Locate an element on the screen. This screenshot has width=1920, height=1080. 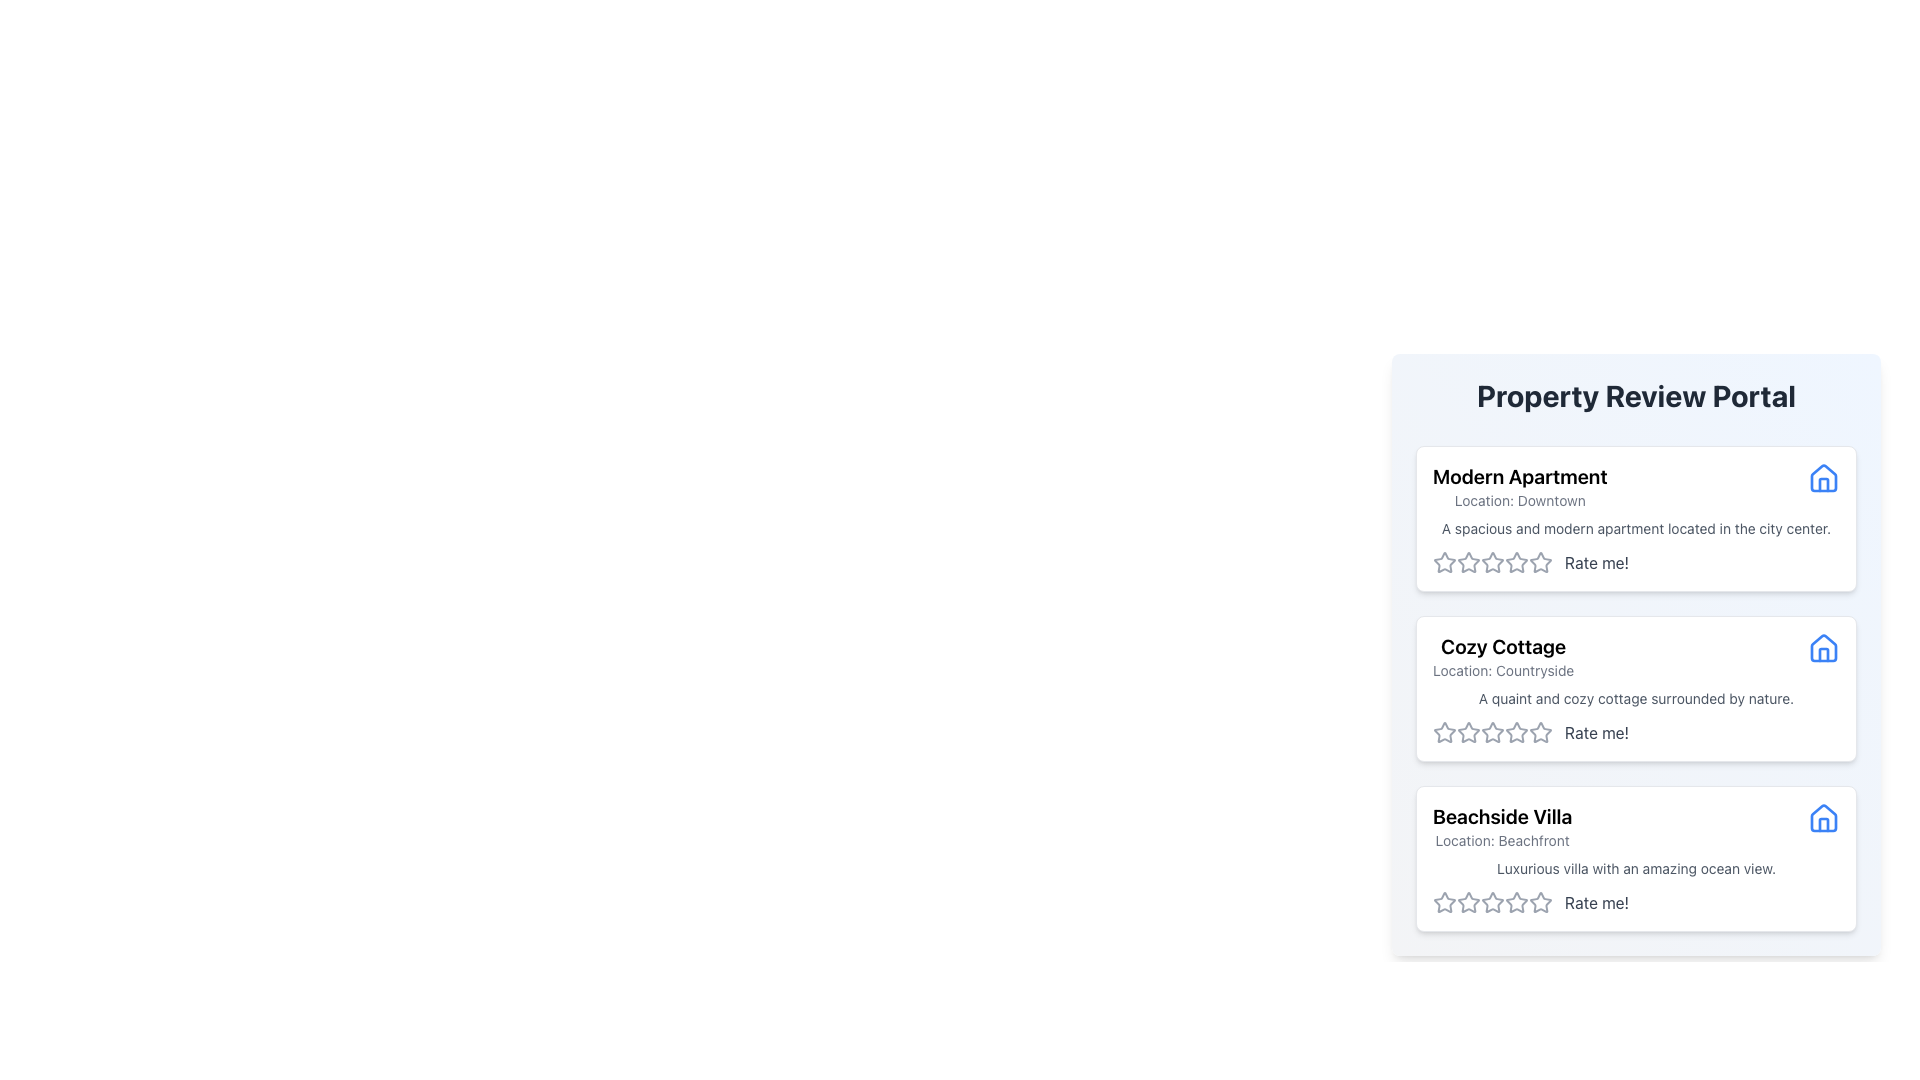
the text label displaying 'Rate me!' in gray color located on the far right of the review section for the 'Cozy Cottage' property, adjacent to the star icons is located at coordinates (1596, 732).